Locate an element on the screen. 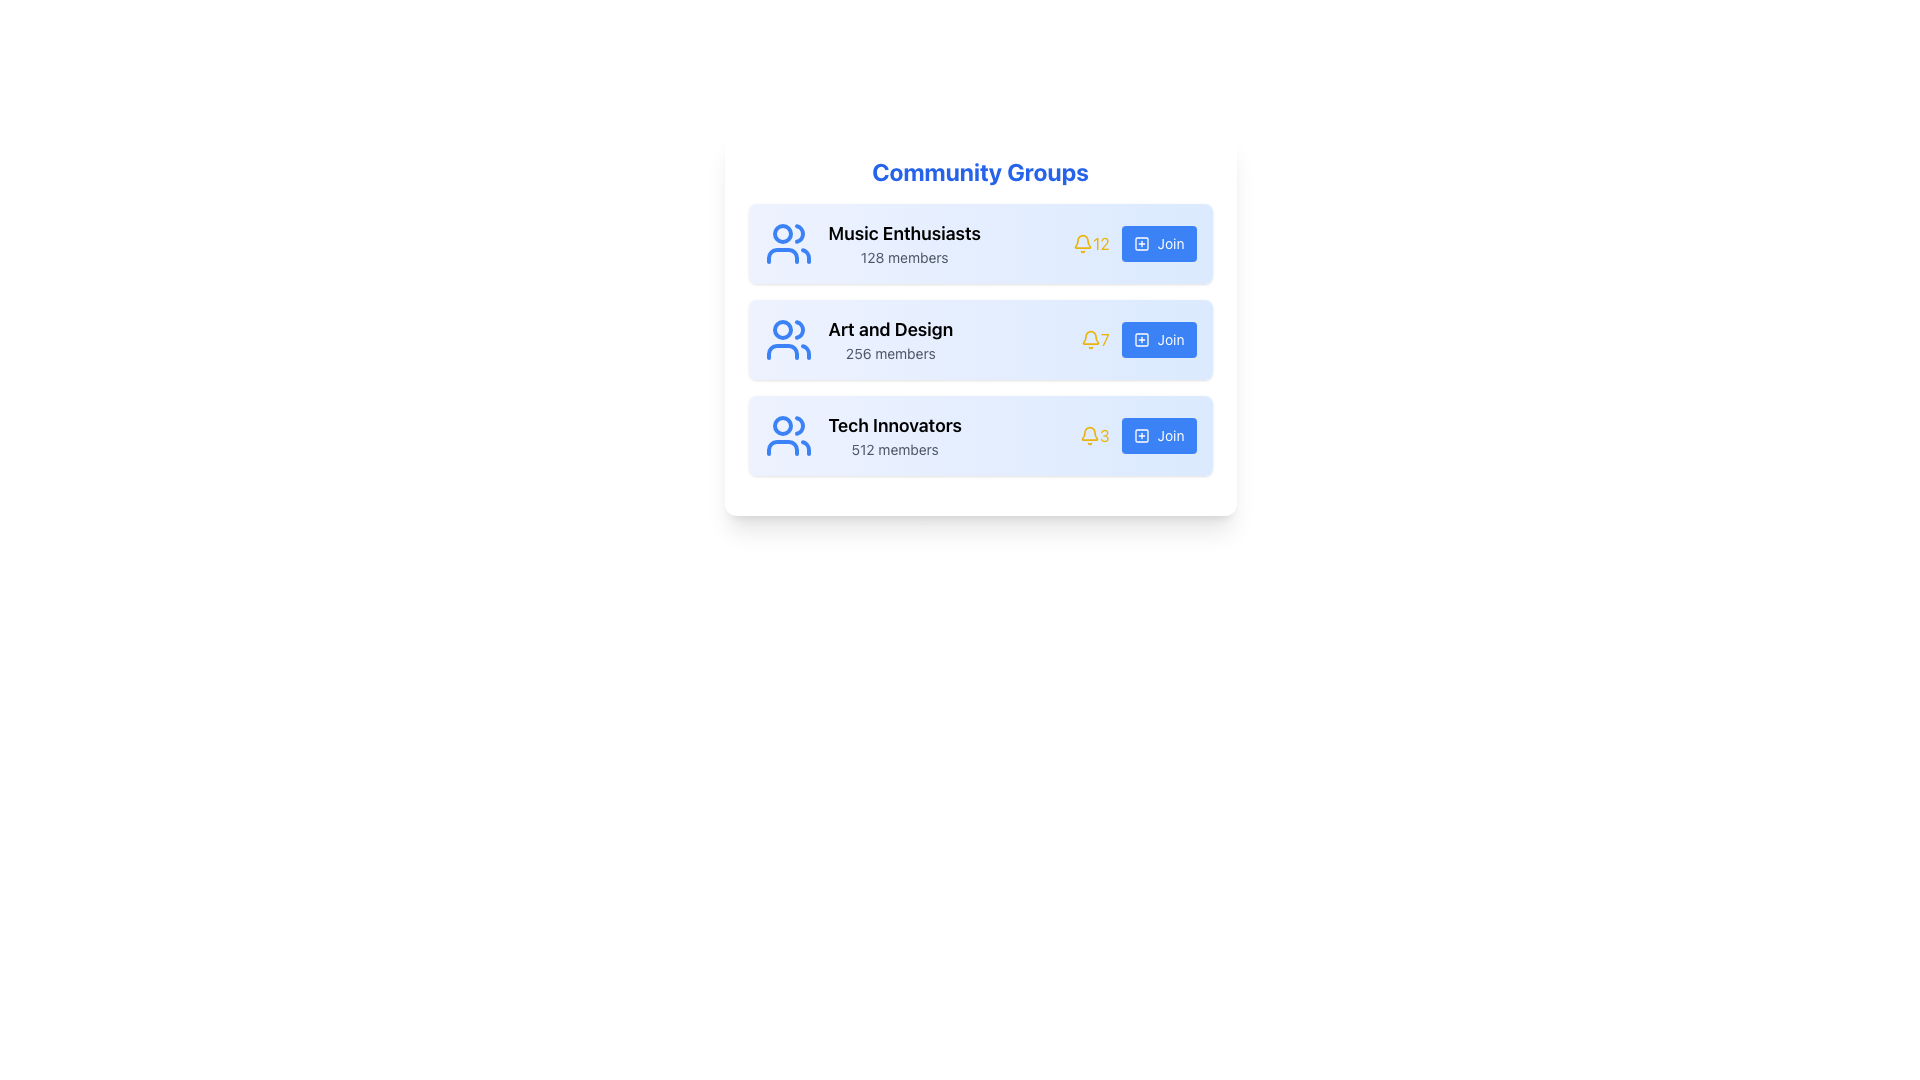 The width and height of the screenshot is (1920, 1080). the notification icon associated with the 'Art and Design' community group, which is located to the left of the blue 'Join' button is located at coordinates (1089, 338).